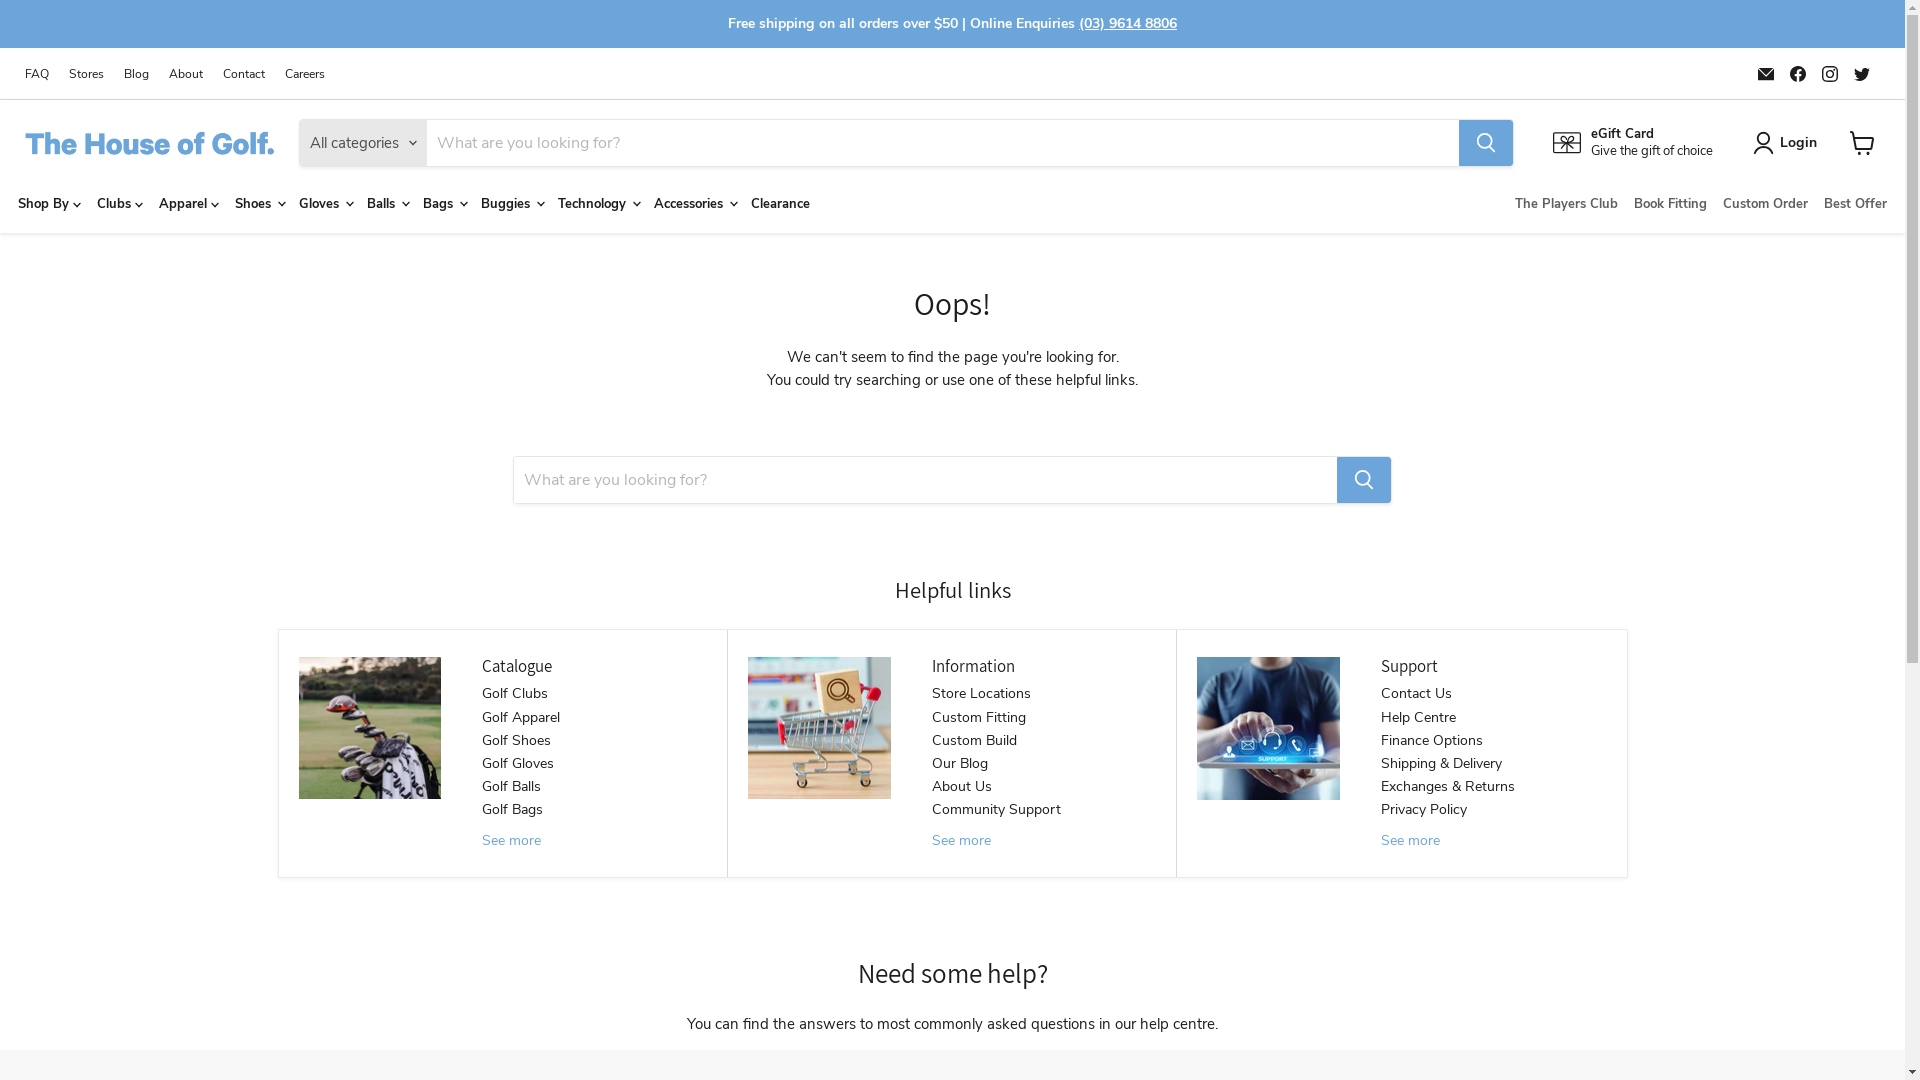 The height and width of the screenshot is (1080, 1920). What do you see at coordinates (1552, 141) in the screenshot?
I see `'eGift Card` at bounding box center [1552, 141].